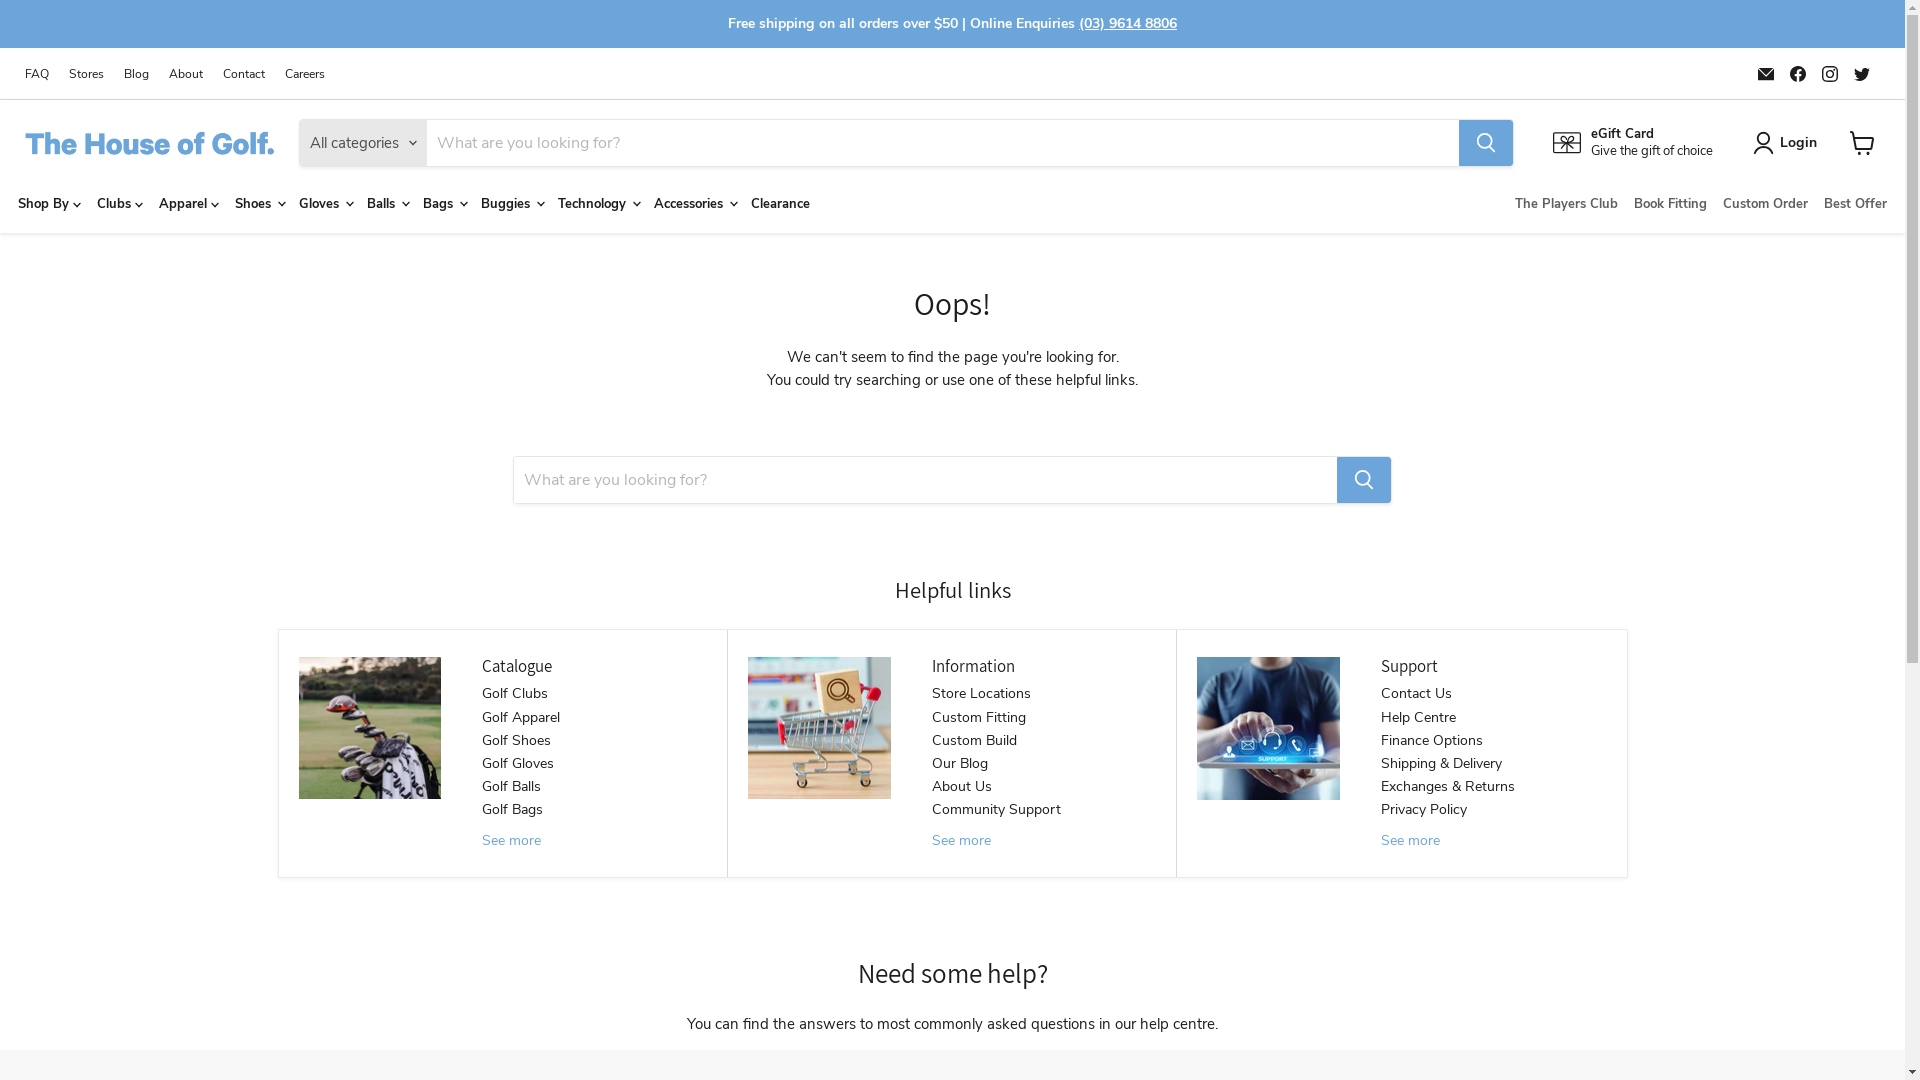 The height and width of the screenshot is (1080, 1920). What do you see at coordinates (1552, 141) in the screenshot?
I see `'eGift Card` at bounding box center [1552, 141].